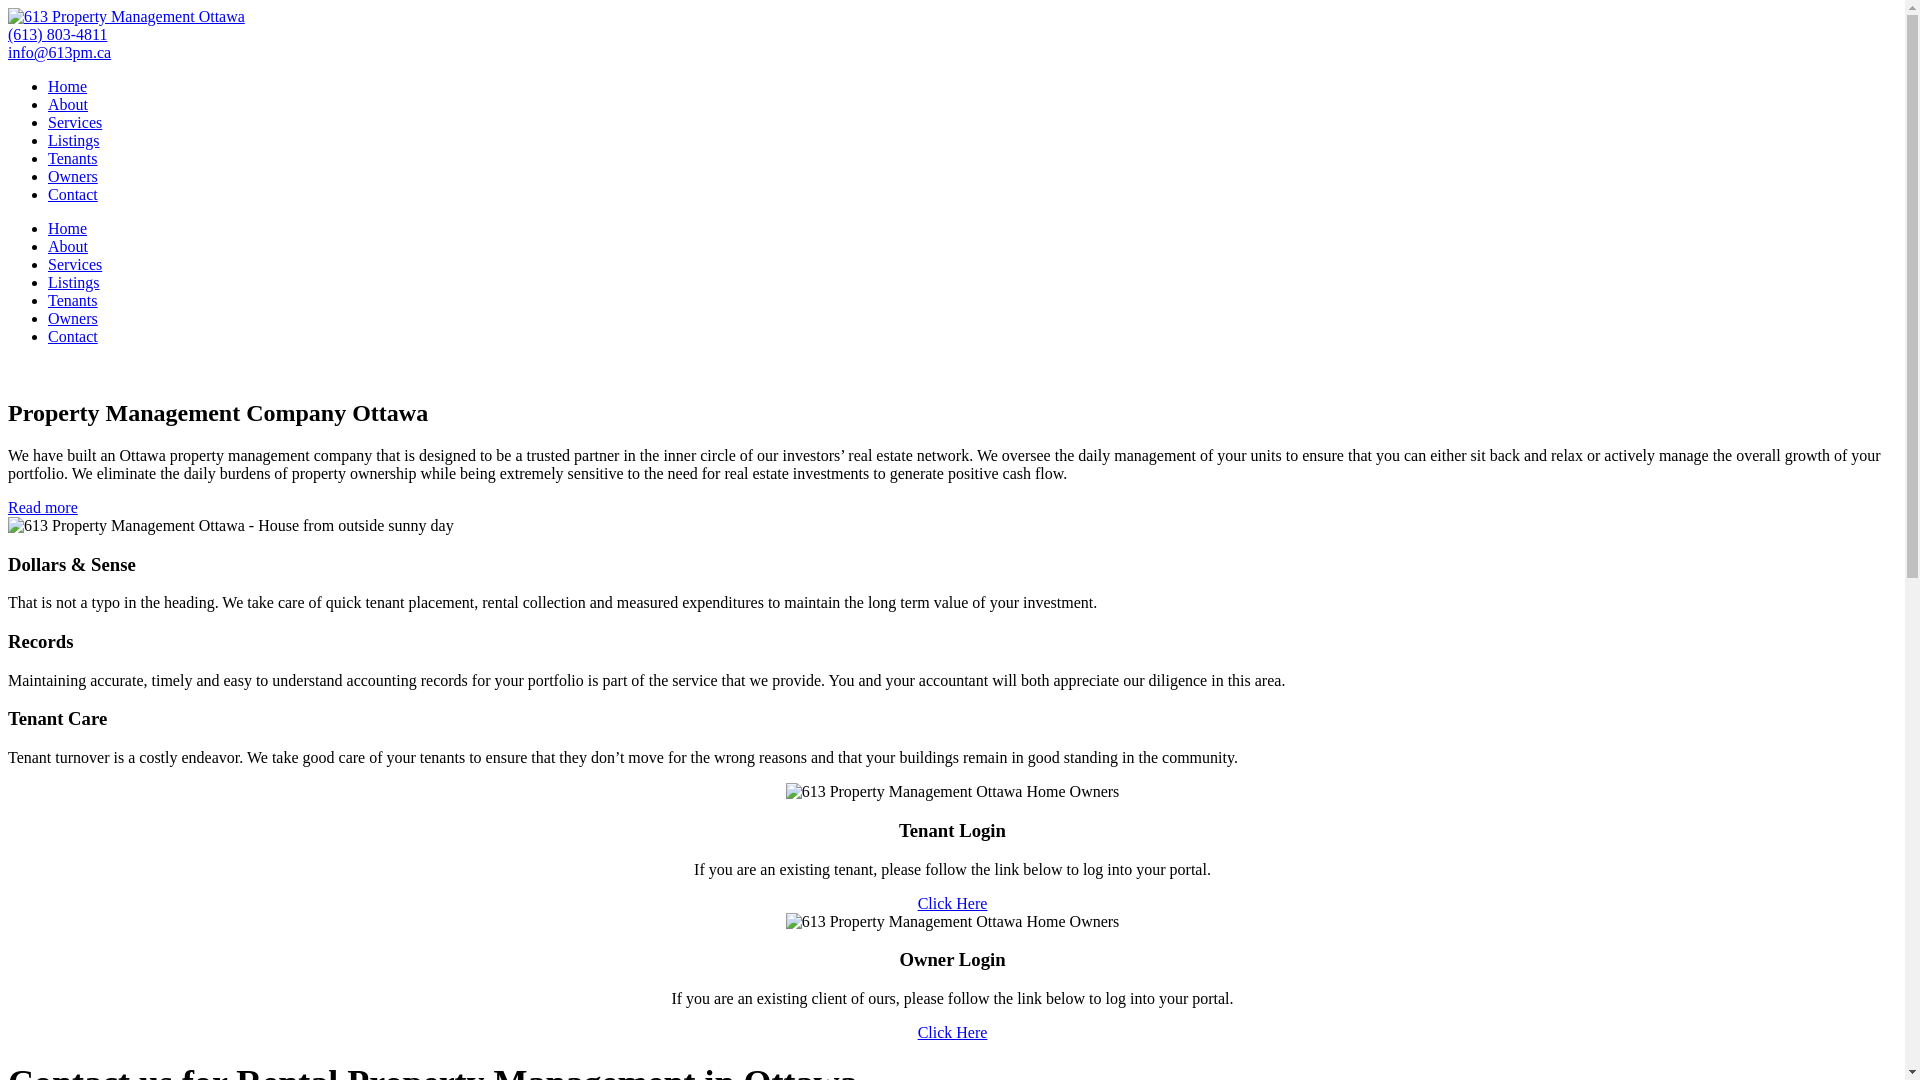 The height and width of the screenshot is (1080, 1920). I want to click on 'Click Here', so click(952, 1032).